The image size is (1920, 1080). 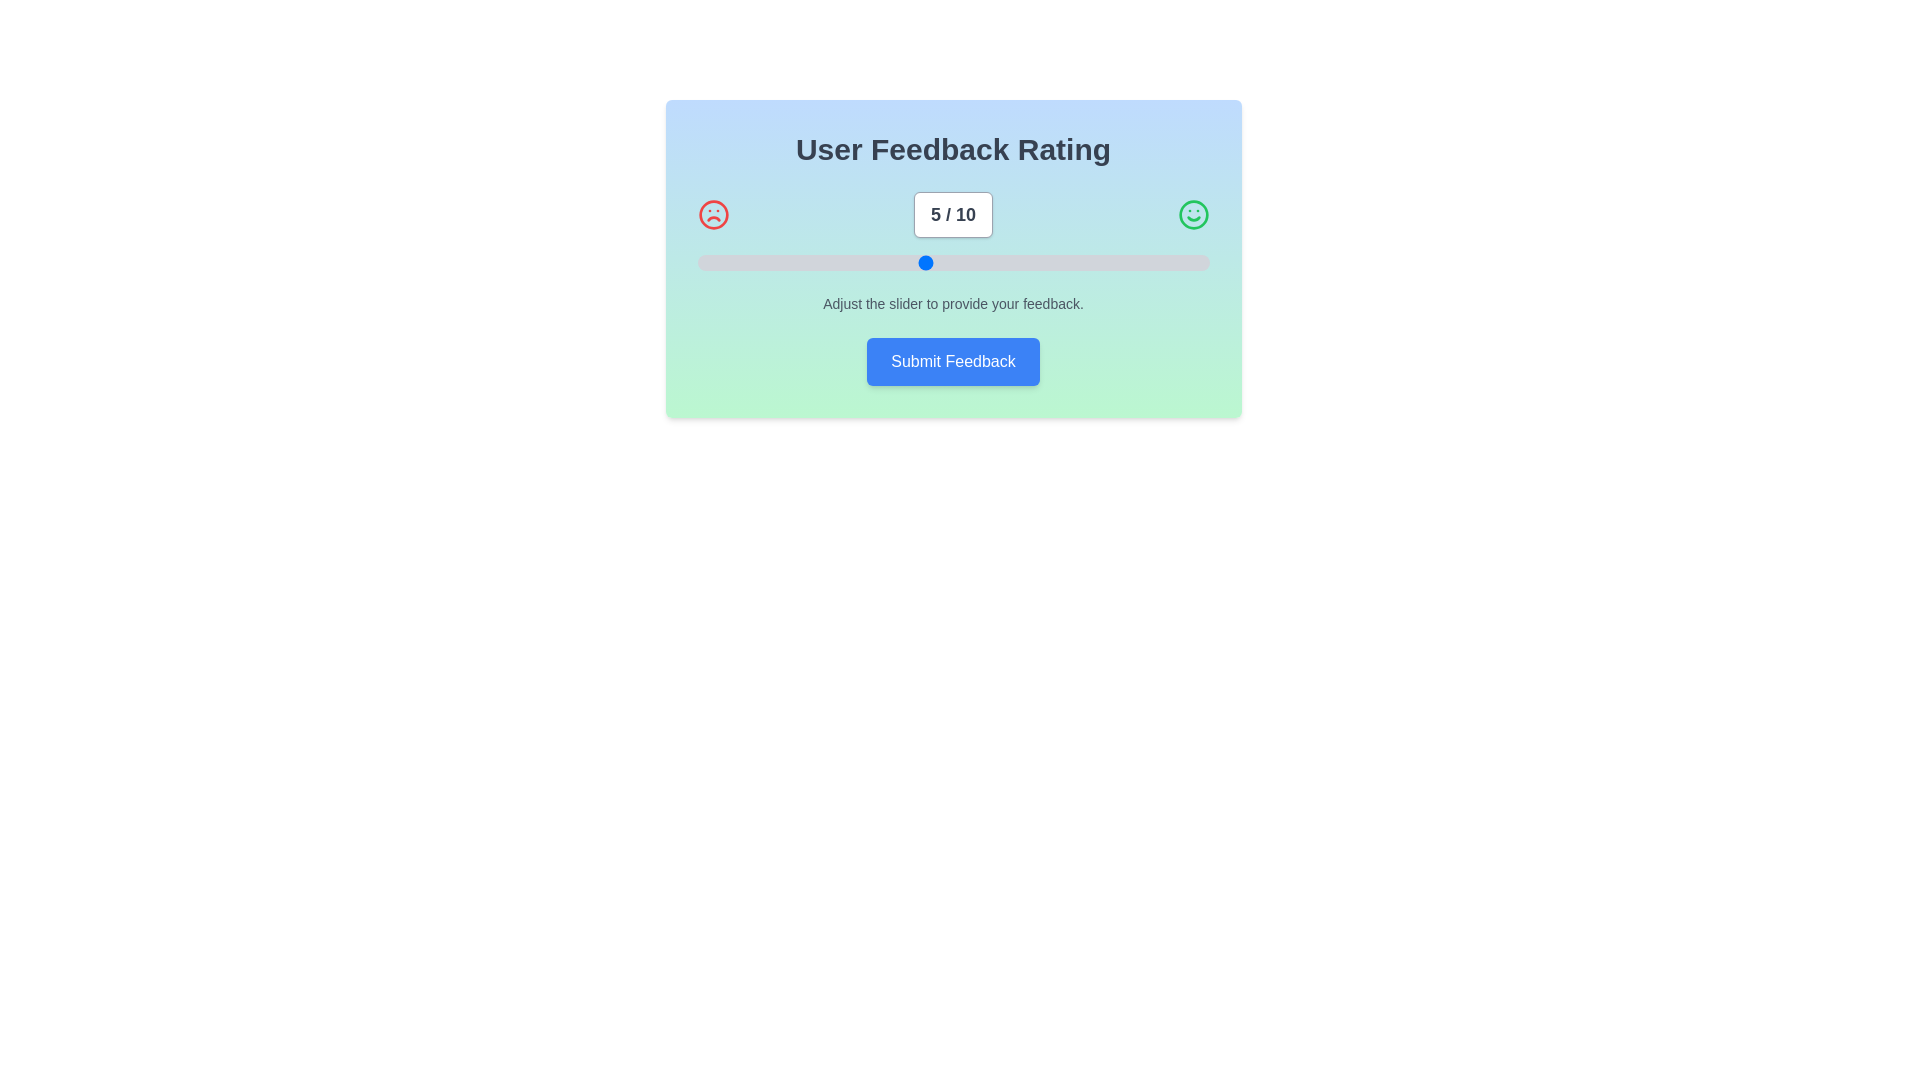 I want to click on the frown icon to interact with it, so click(x=713, y=215).